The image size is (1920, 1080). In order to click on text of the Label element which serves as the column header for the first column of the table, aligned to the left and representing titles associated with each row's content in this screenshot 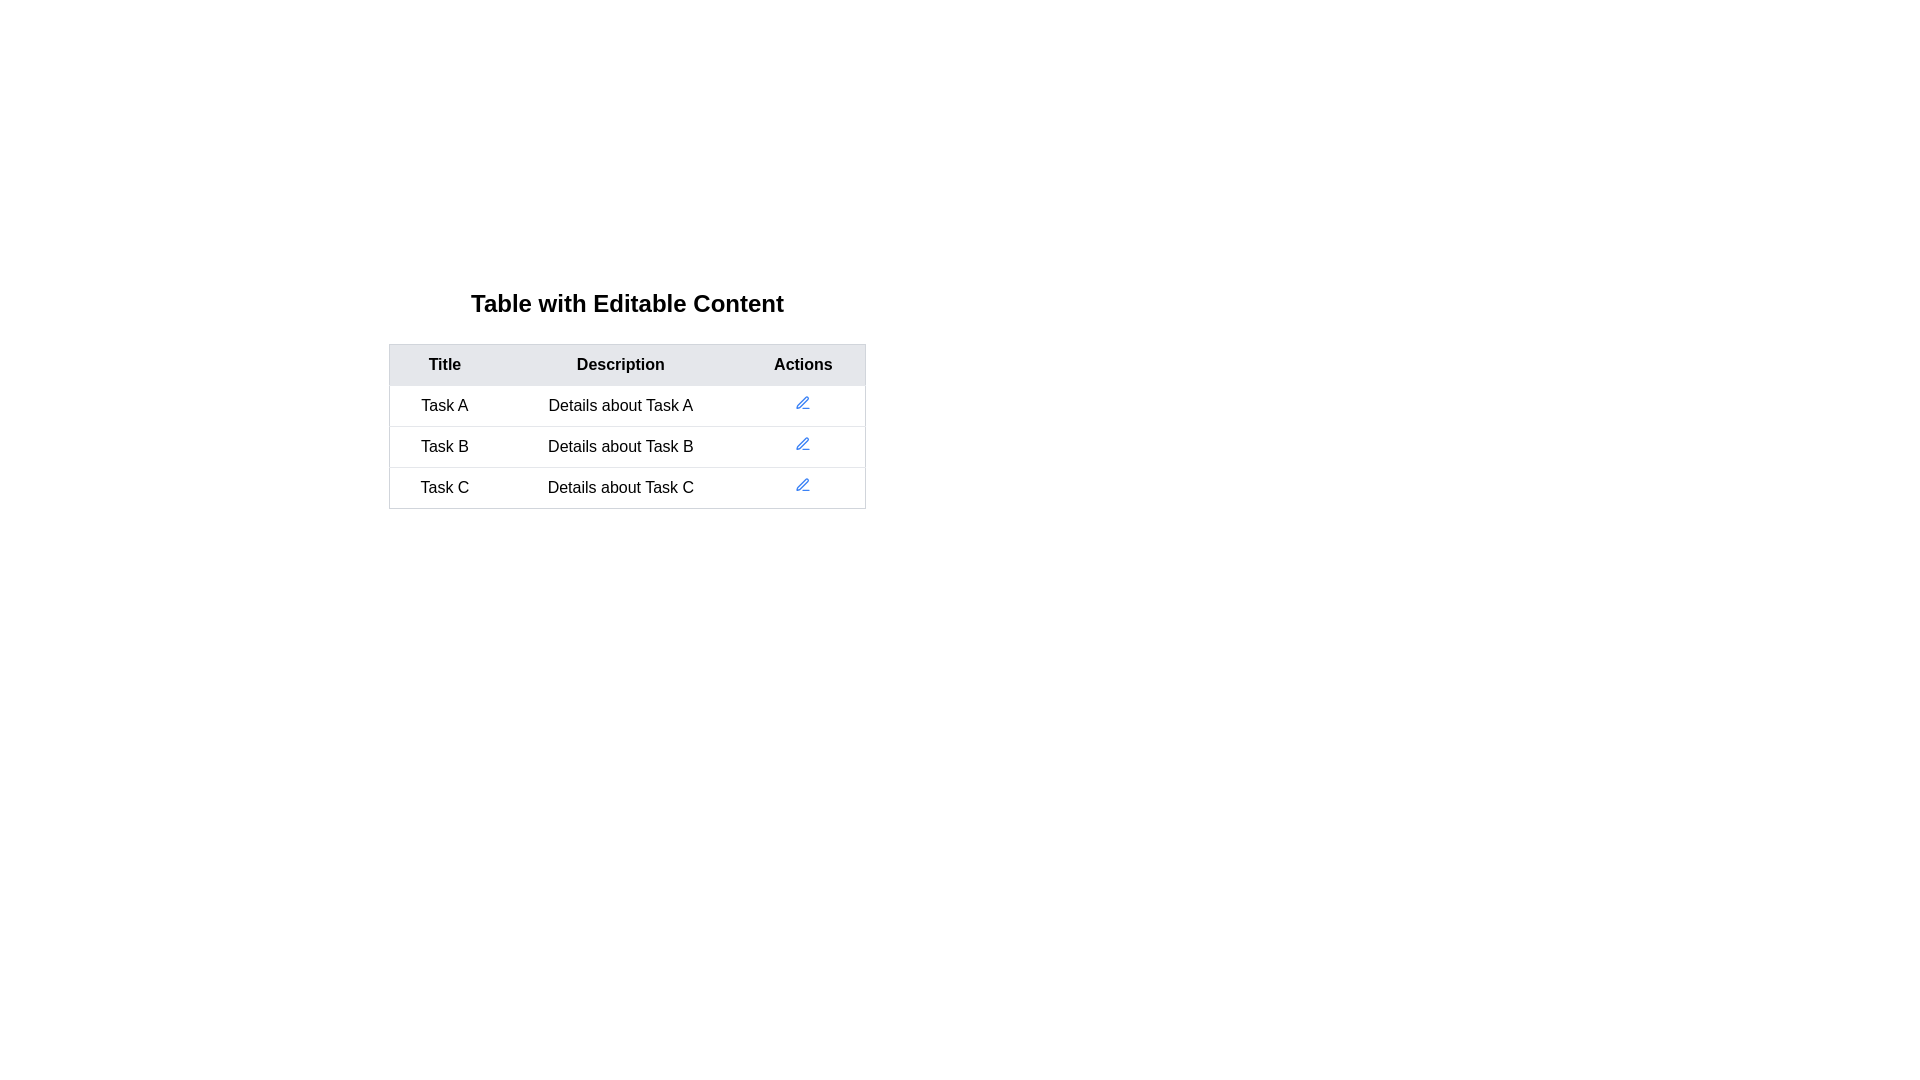, I will do `click(443, 365)`.